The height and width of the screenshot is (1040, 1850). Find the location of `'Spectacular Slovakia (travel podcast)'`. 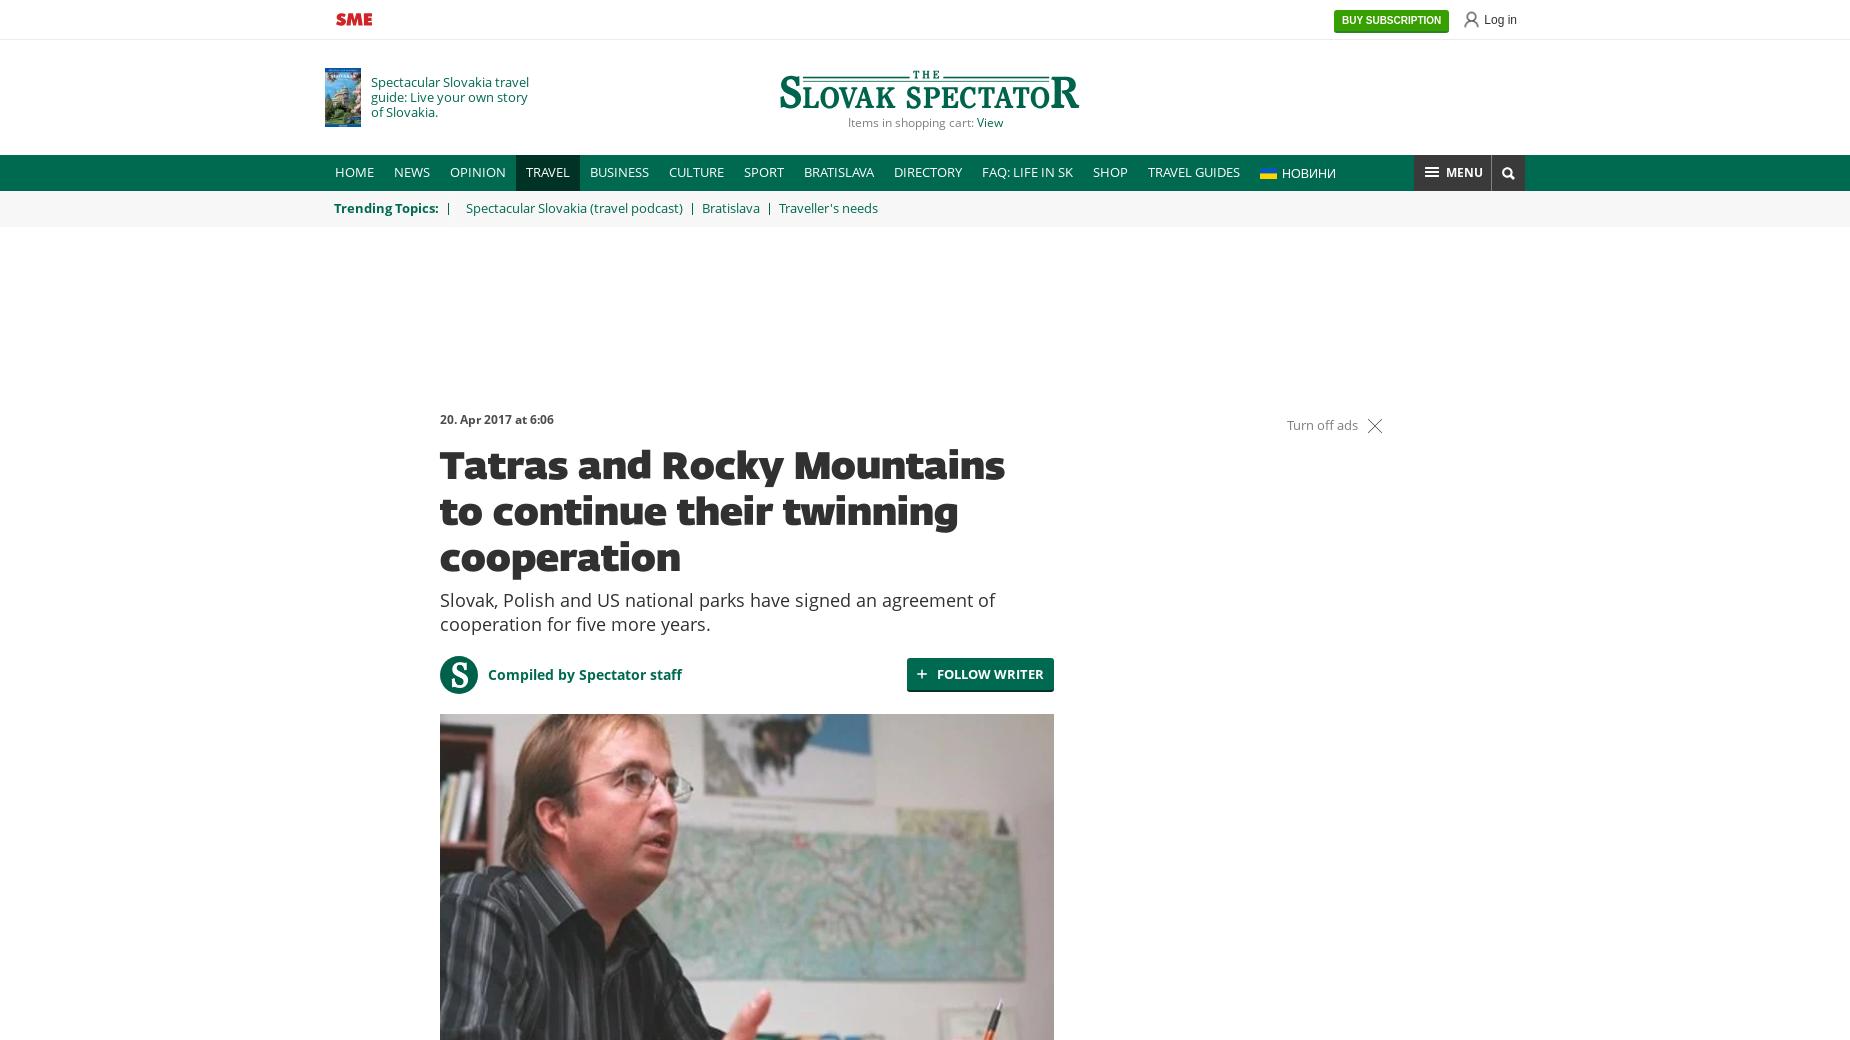

'Spectacular Slovakia (travel podcast)' is located at coordinates (466, 208).